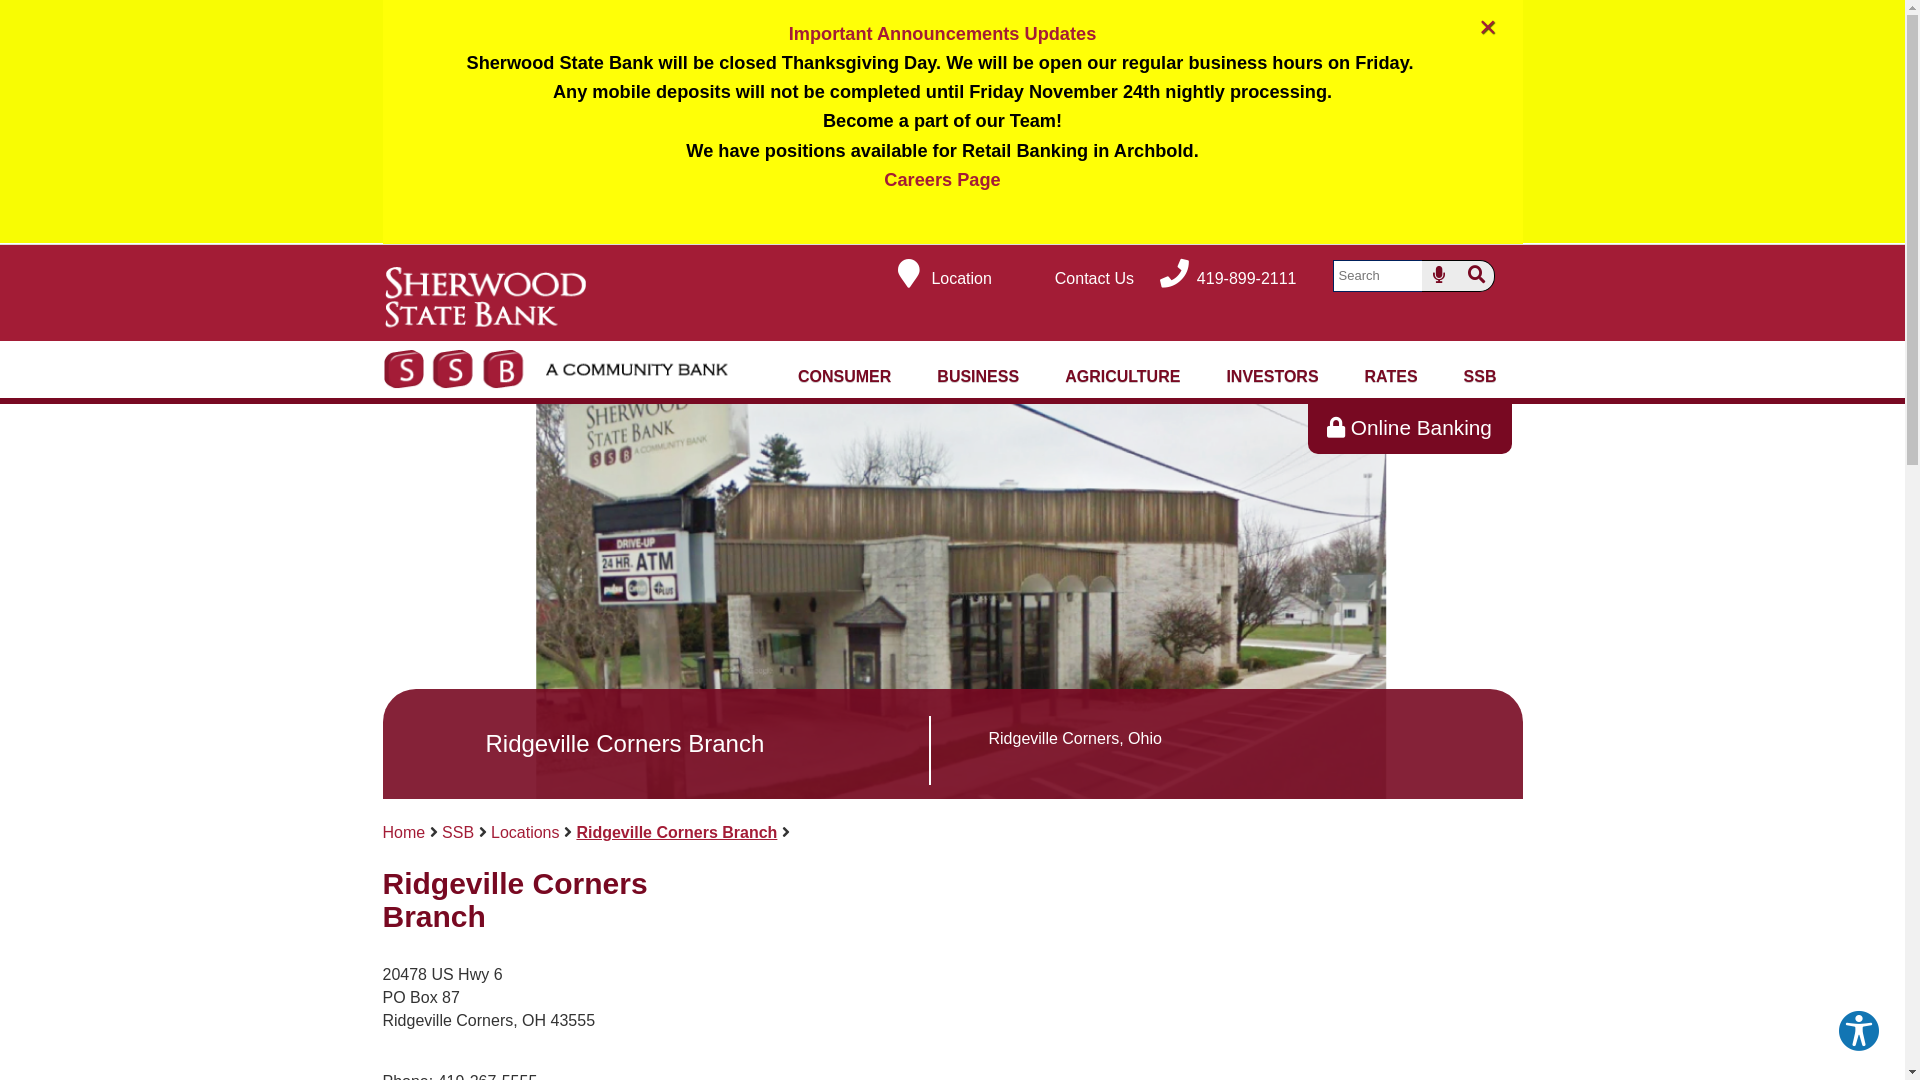  What do you see at coordinates (557, 333) in the screenshot?
I see `'Sherwood State Bank (Links to Homepage)'` at bounding box center [557, 333].